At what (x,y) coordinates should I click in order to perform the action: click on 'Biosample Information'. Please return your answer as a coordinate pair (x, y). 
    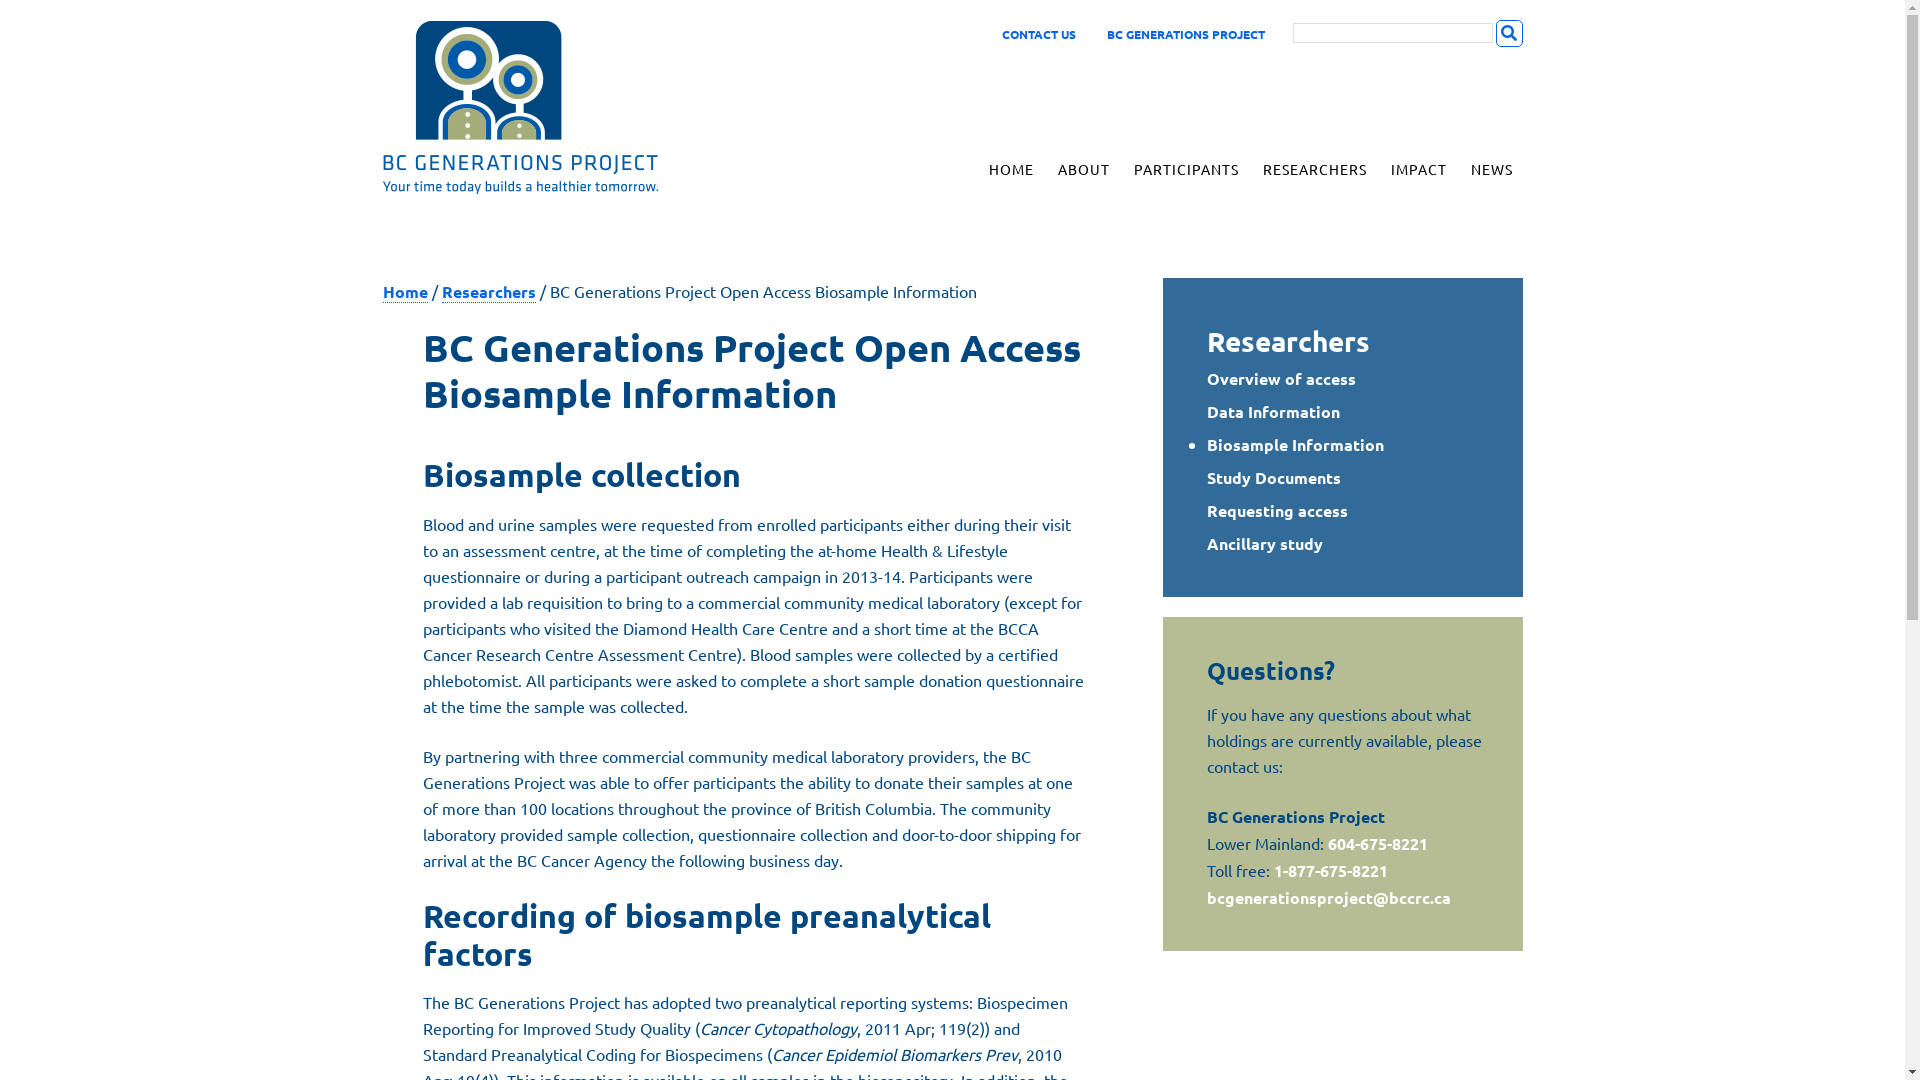
    Looking at the image, I should click on (1295, 443).